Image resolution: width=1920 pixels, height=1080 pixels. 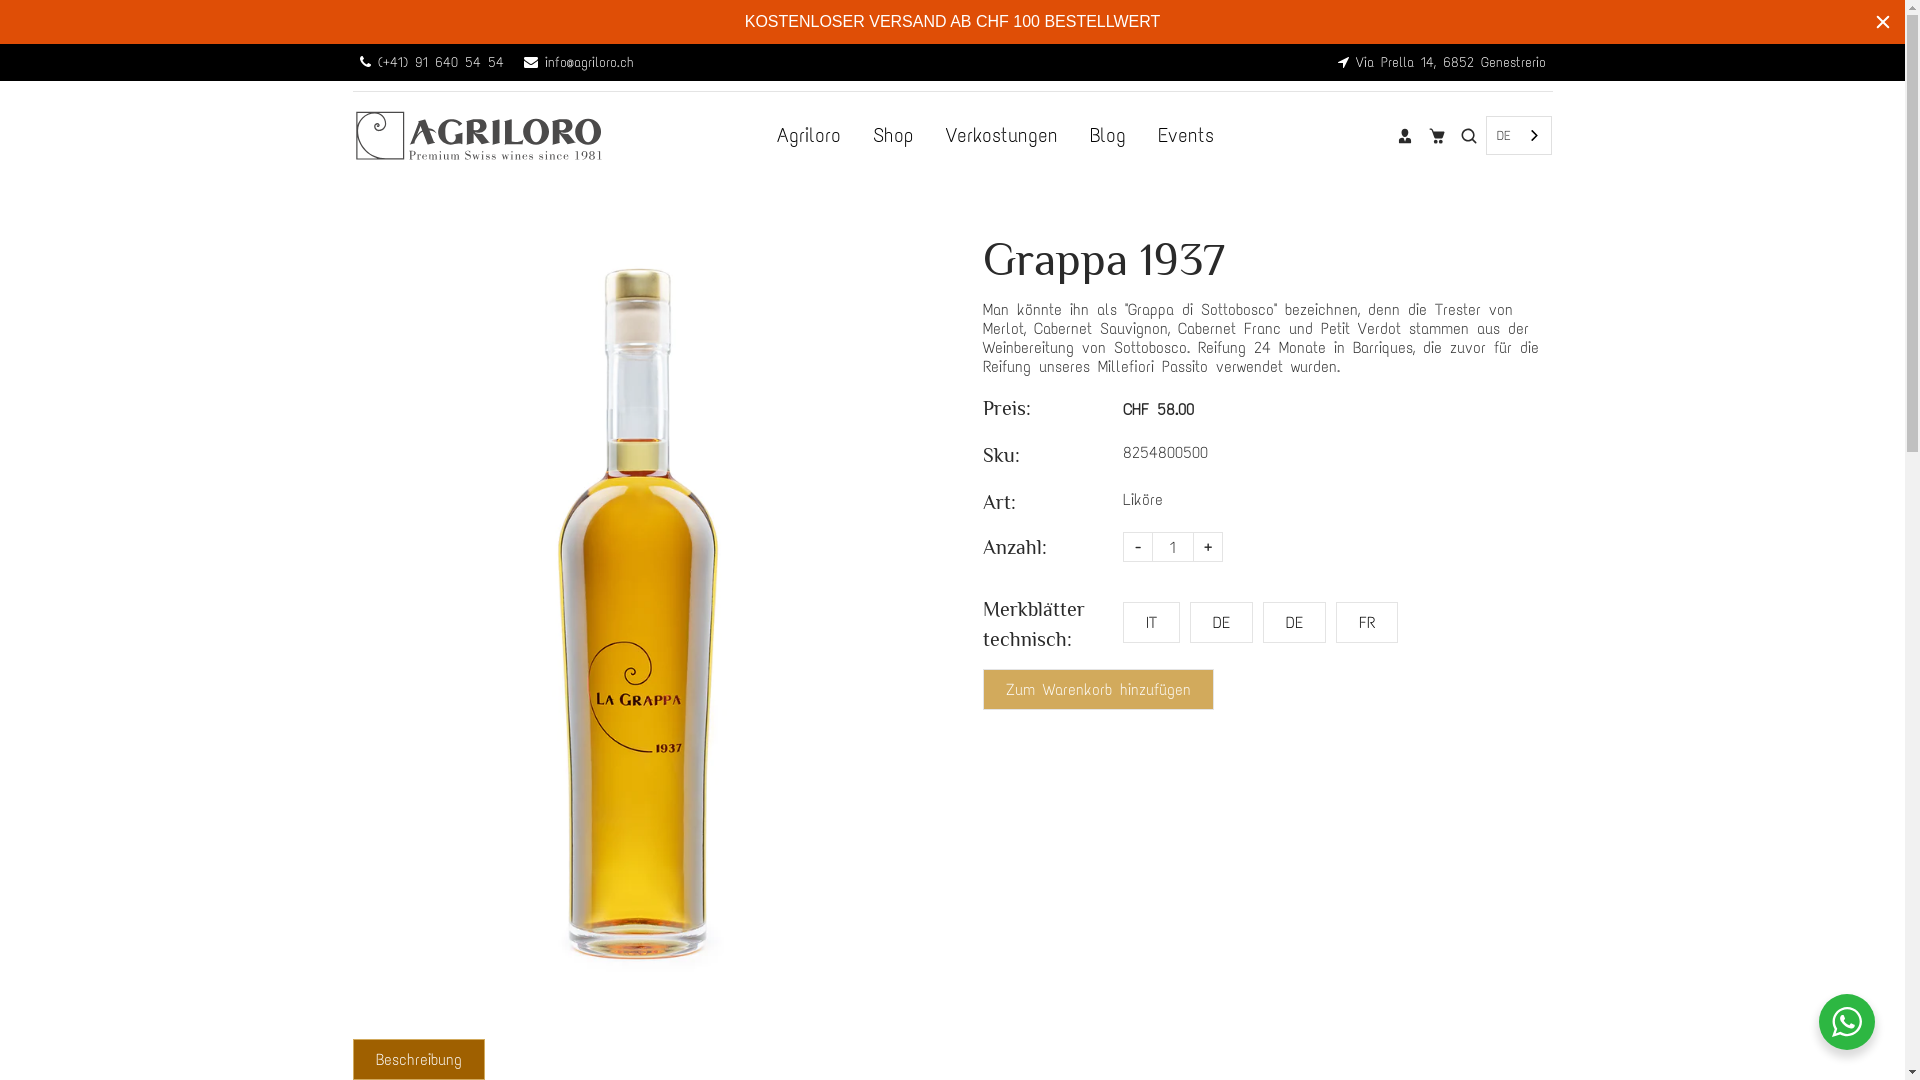 I want to click on '-', so click(x=1137, y=547).